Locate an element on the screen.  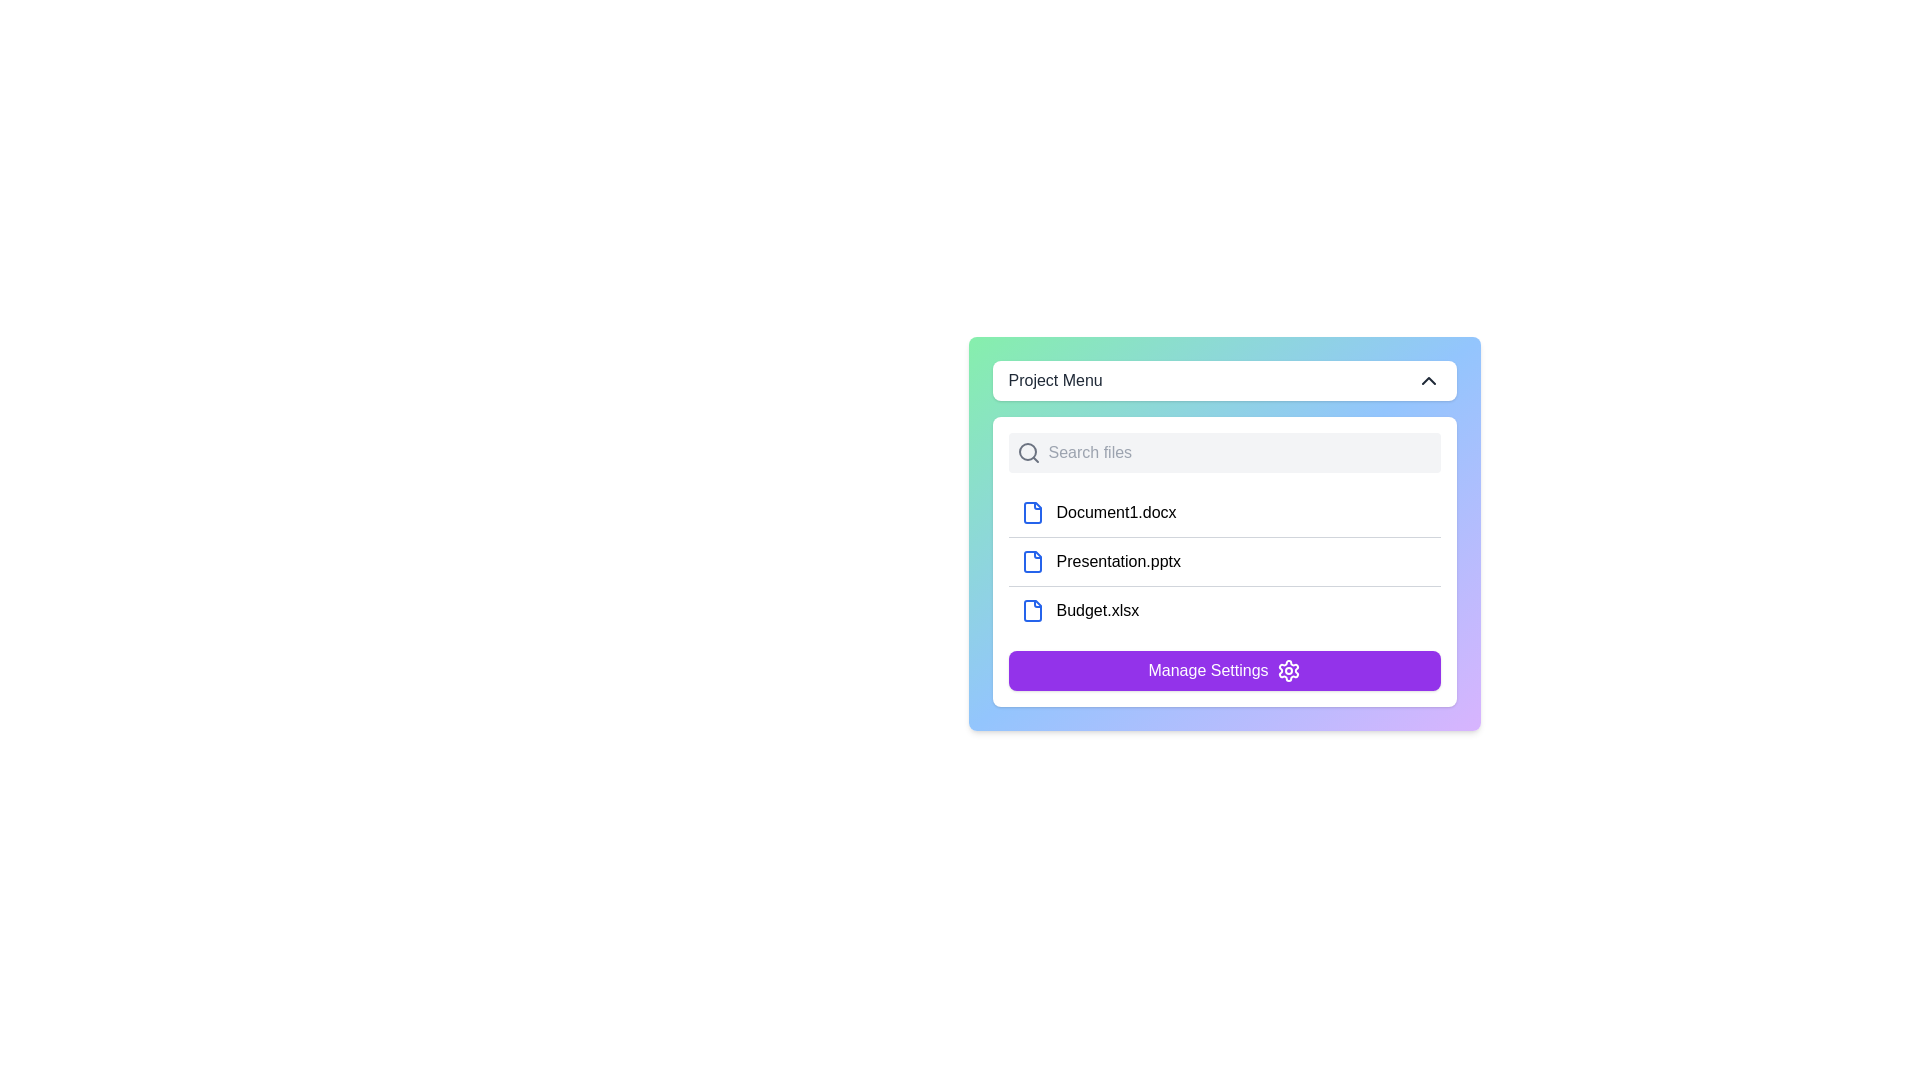
the graphical icon representing the first file, which is visually part of the blue file icon to the left of 'Document1.docx' is located at coordinates (1032, 512).